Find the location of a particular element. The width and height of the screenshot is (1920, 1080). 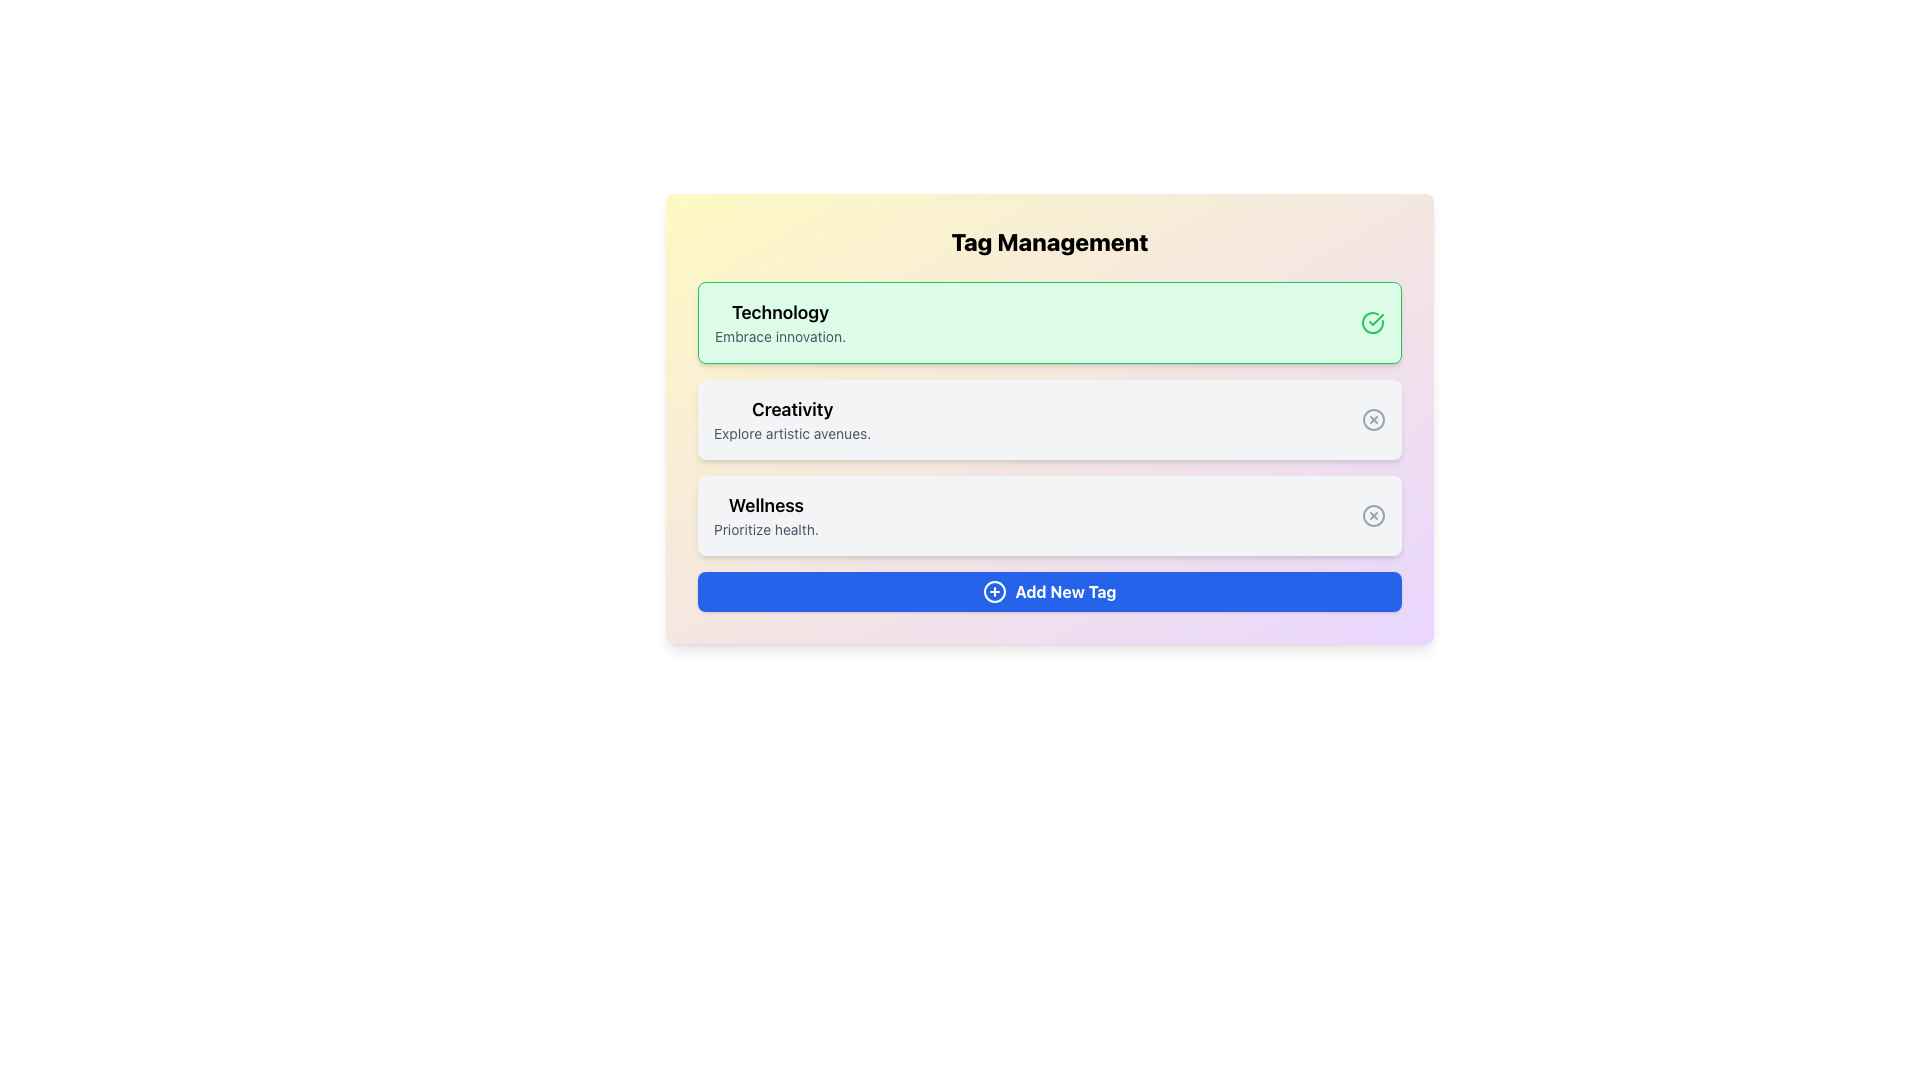

the static text label that serves as a title and subtitle, which displays 'Wellness' as a bold title and 'Prioritize health.' as a smaller gray subtitle, located in the third card of a vertical list of cards is located at coordinates (765, 515).